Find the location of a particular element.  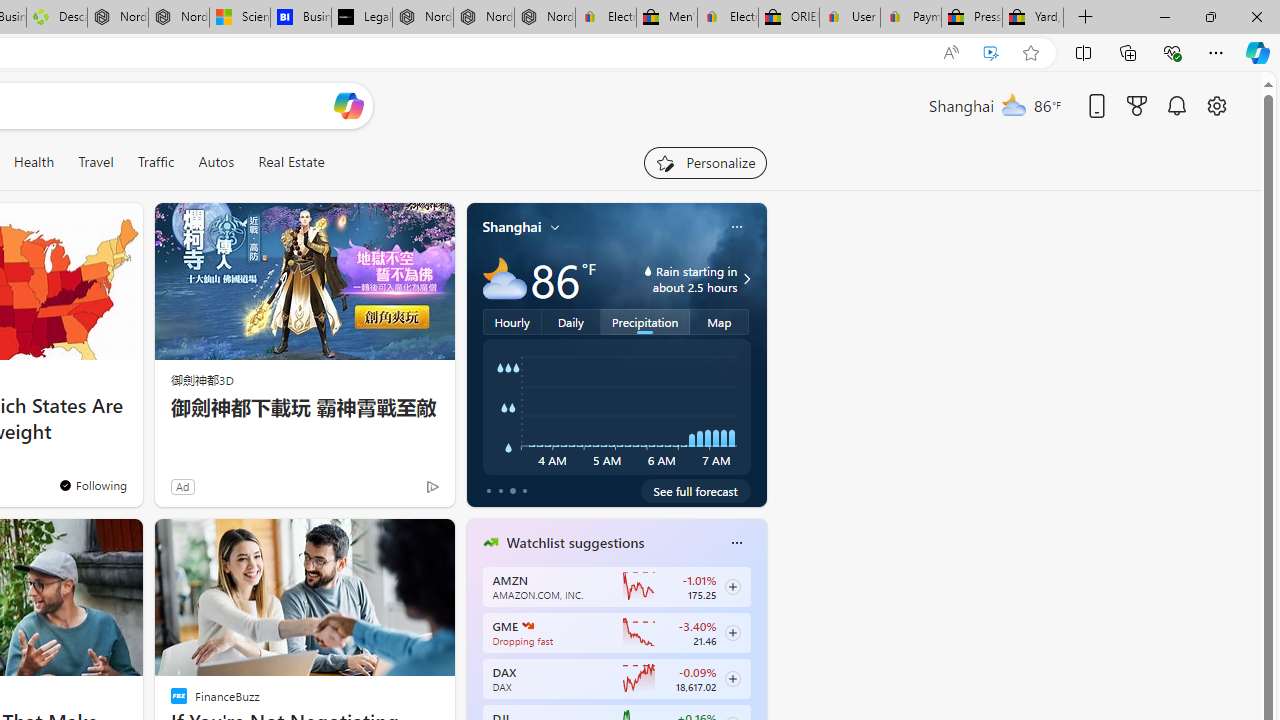

'Daily' is located at coordinates (570, 320).